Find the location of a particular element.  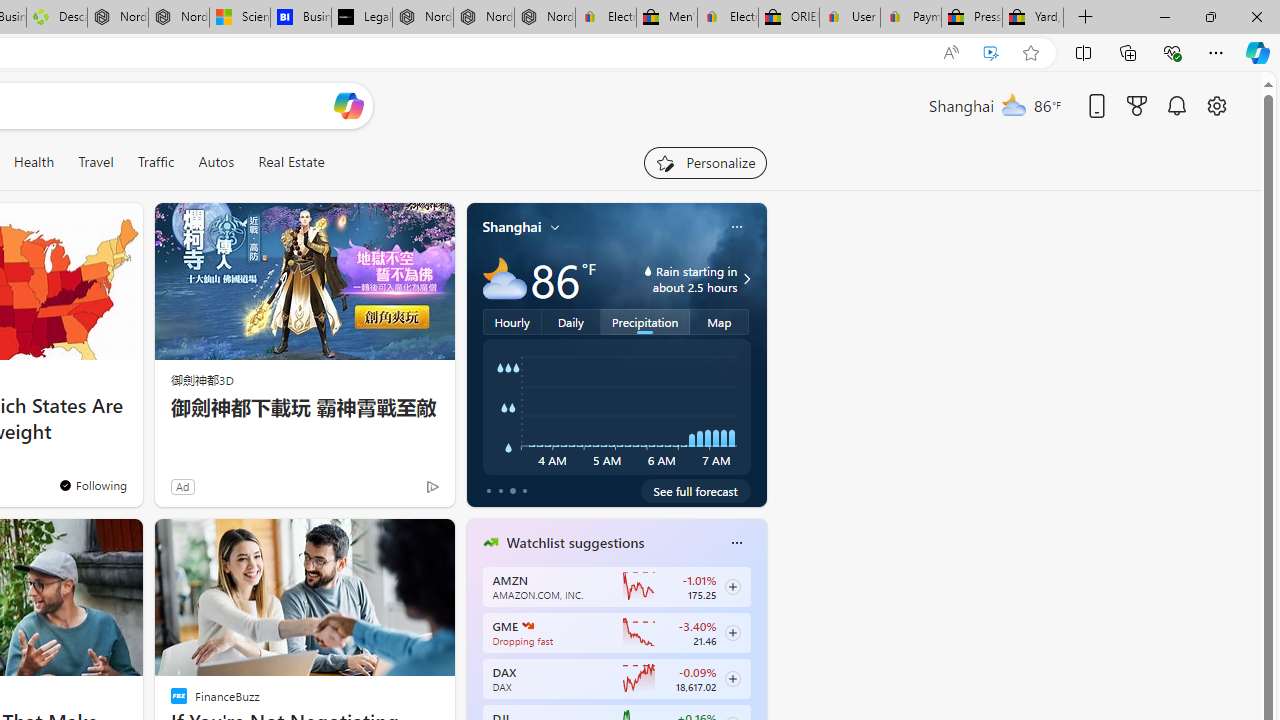

'Daily' is located at coordinates (570, 320).